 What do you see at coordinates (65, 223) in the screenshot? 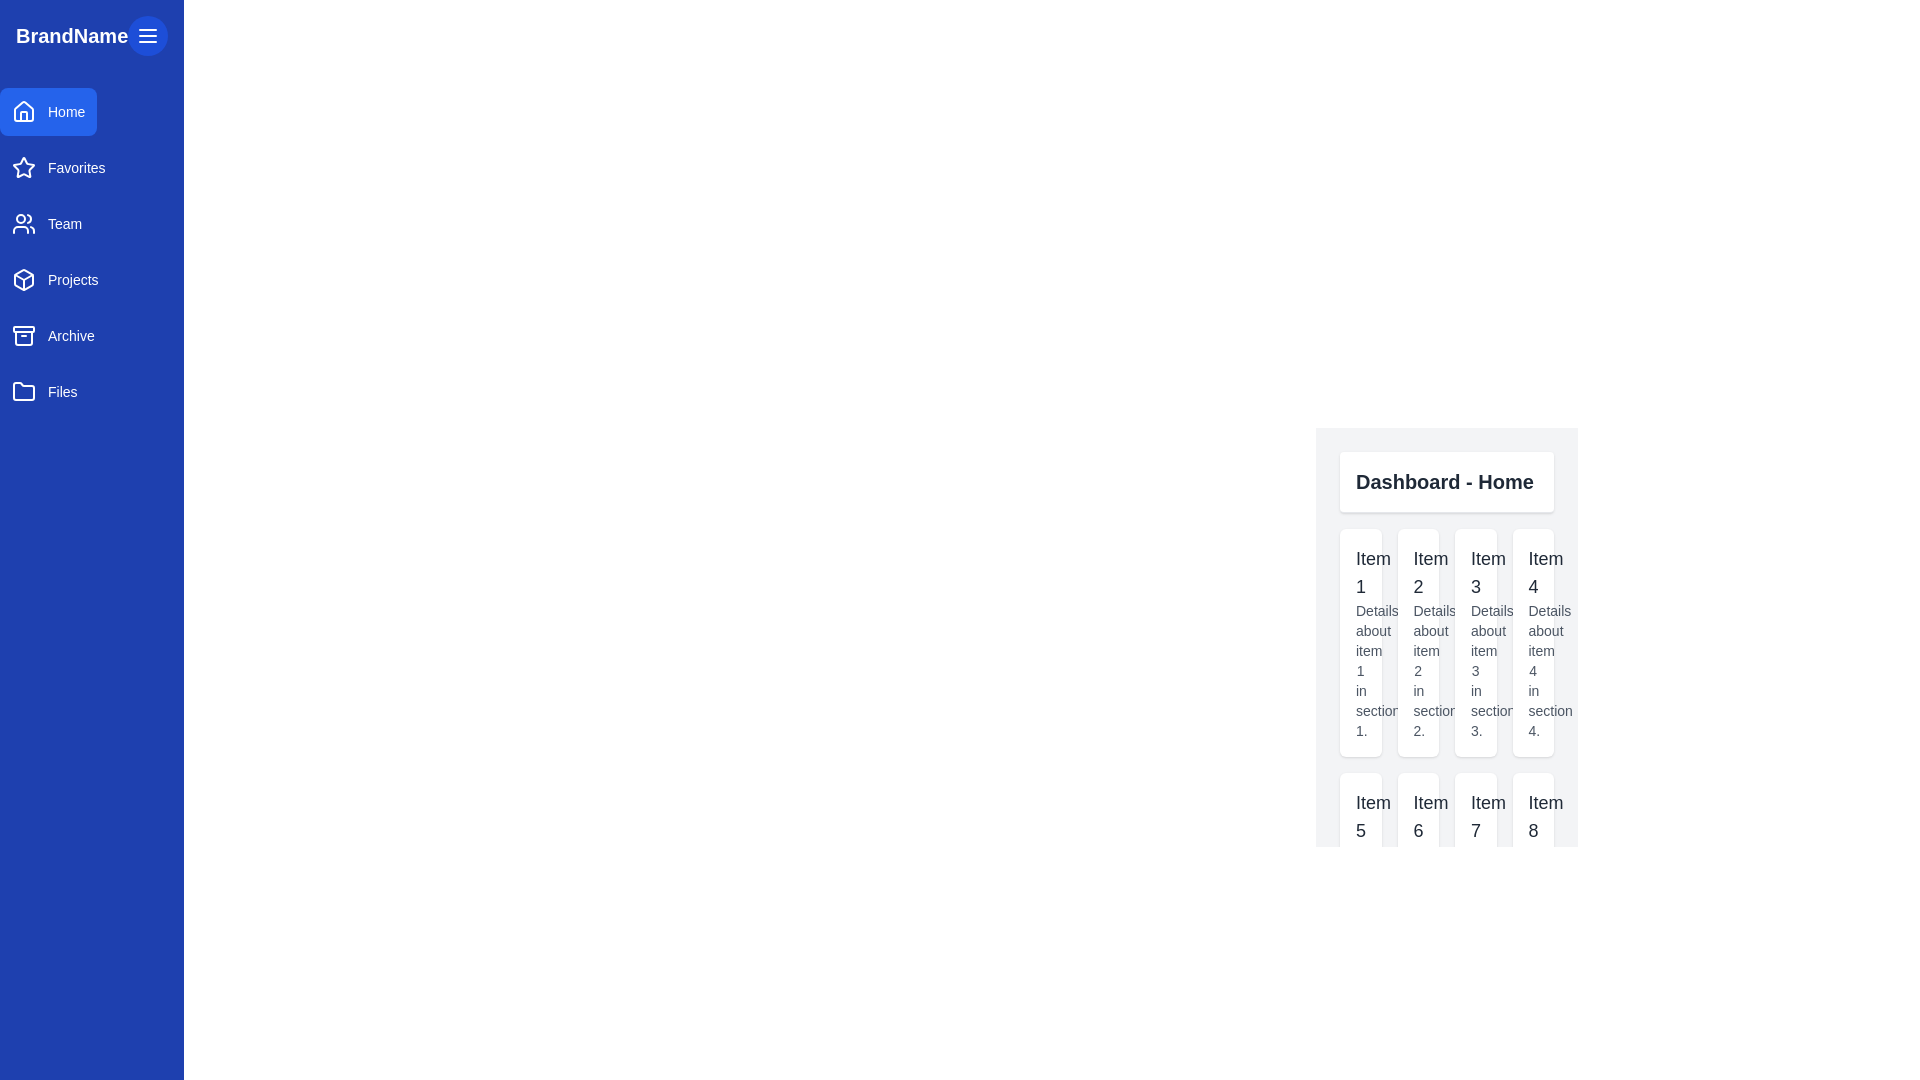
I see `displayed text on the 'Team' label, which is a white font on a blue background located in the left sidebar, between 'Favorites' and 'Projects'` at bounding box center [65, 223].